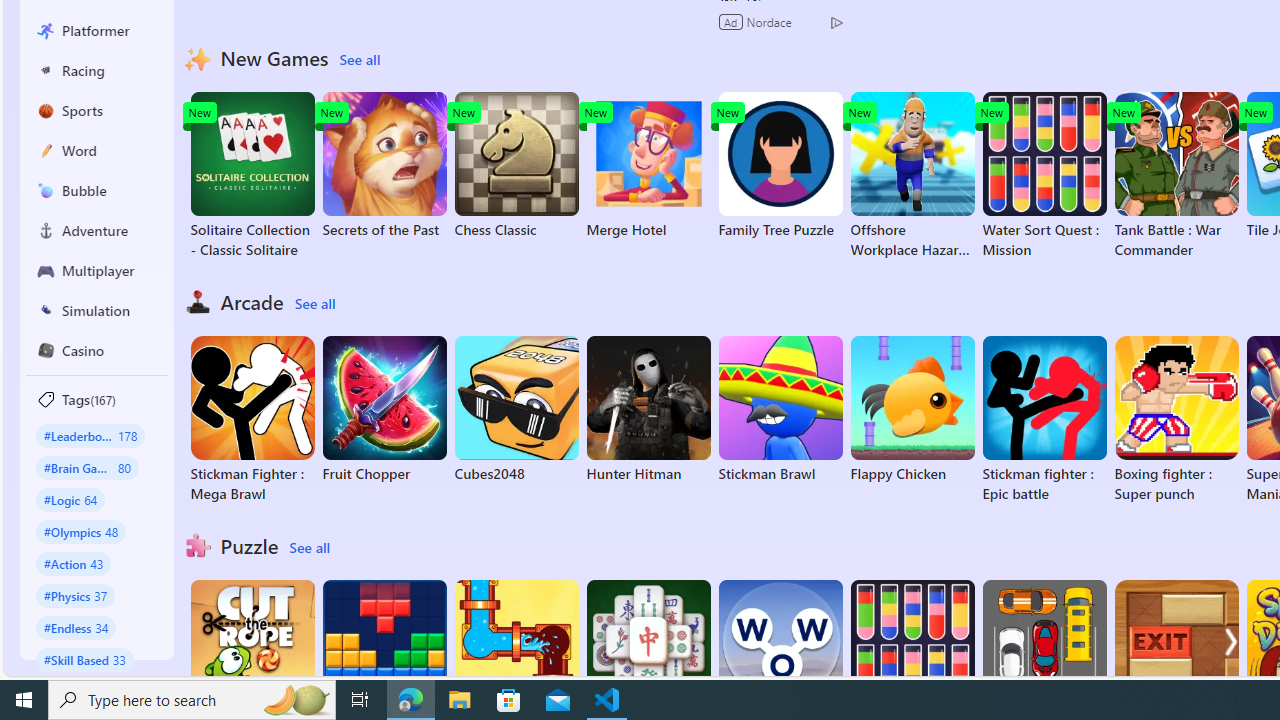  What do you see at coordinates (251, 175) in the screenshot?
I see `'Solitaire Collection - Classic Solitaire'` at bounding box center [251, 175].